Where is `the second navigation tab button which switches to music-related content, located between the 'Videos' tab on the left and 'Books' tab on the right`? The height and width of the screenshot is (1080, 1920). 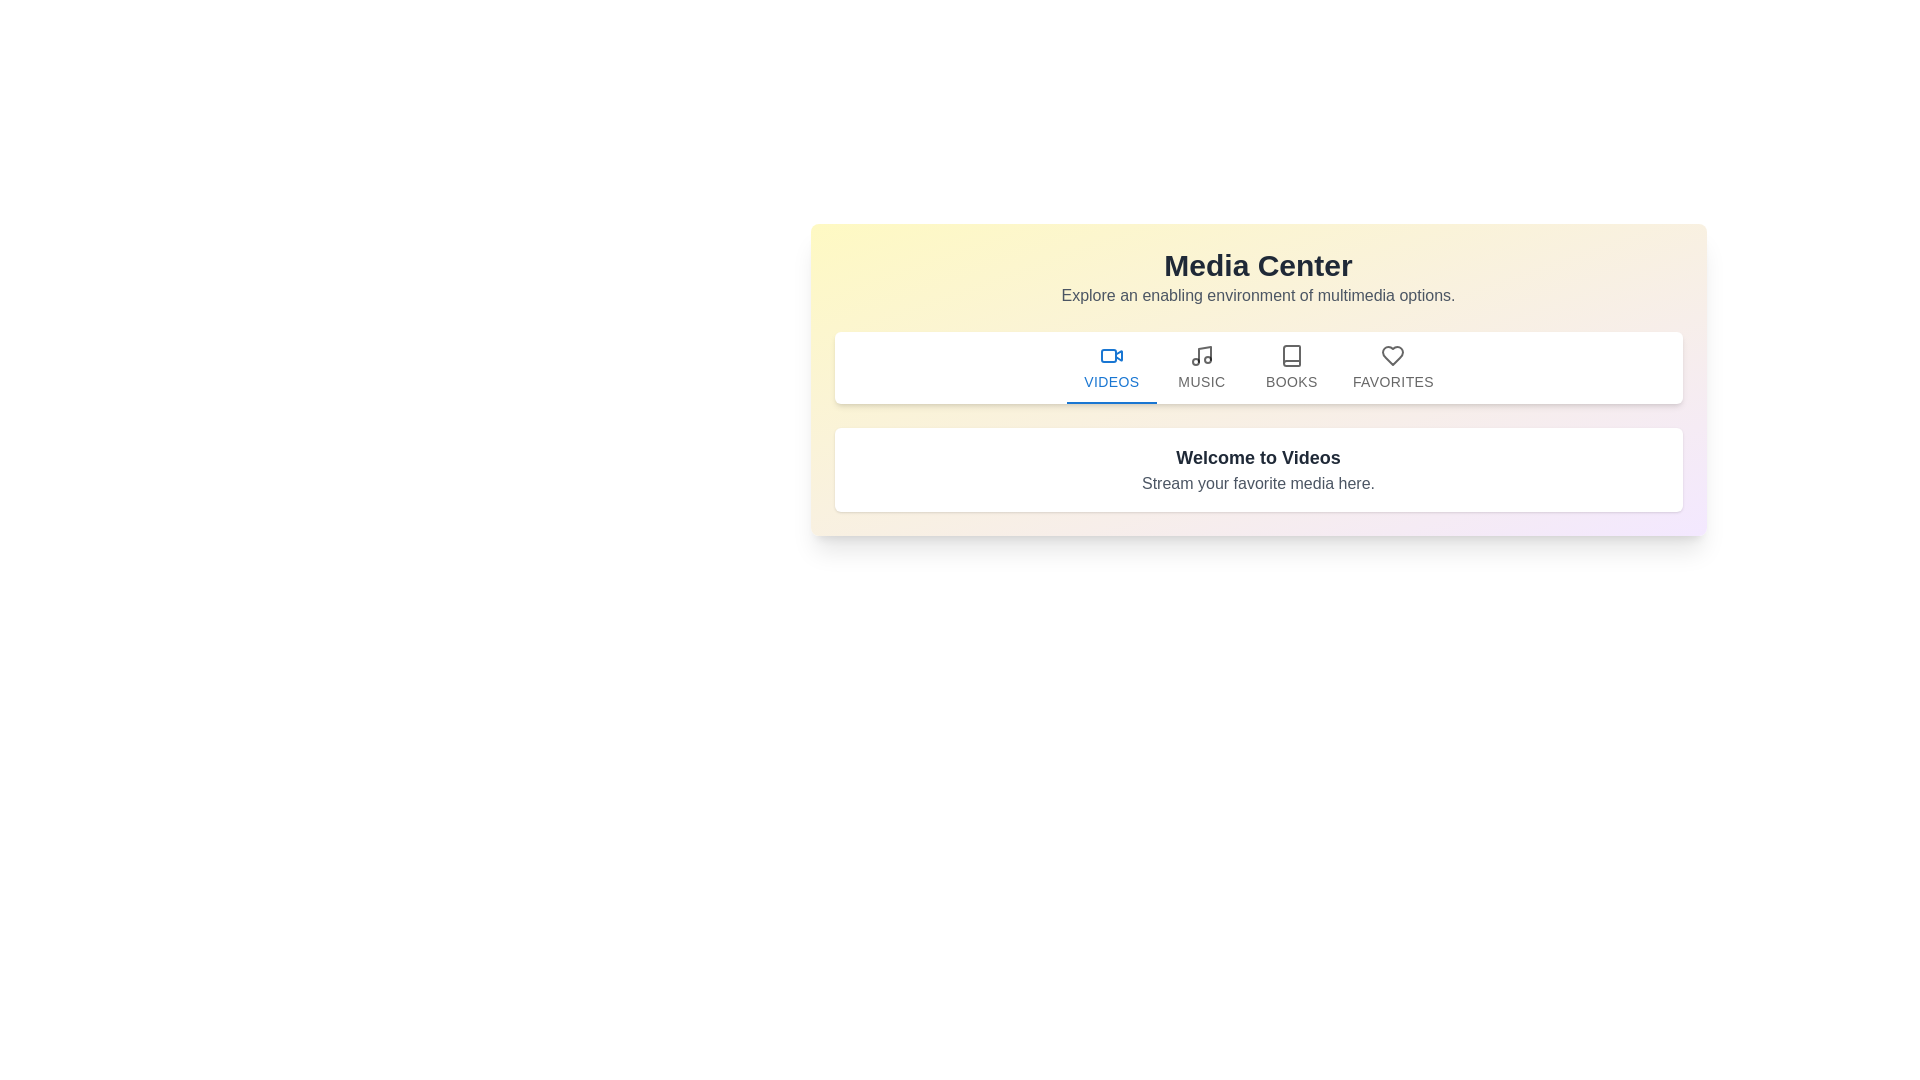 the second navigation tab button which switches to music-related content, located between the 'Videos' tab on the left and 'Books' tab on the right is located at coordinates (1200, 367).